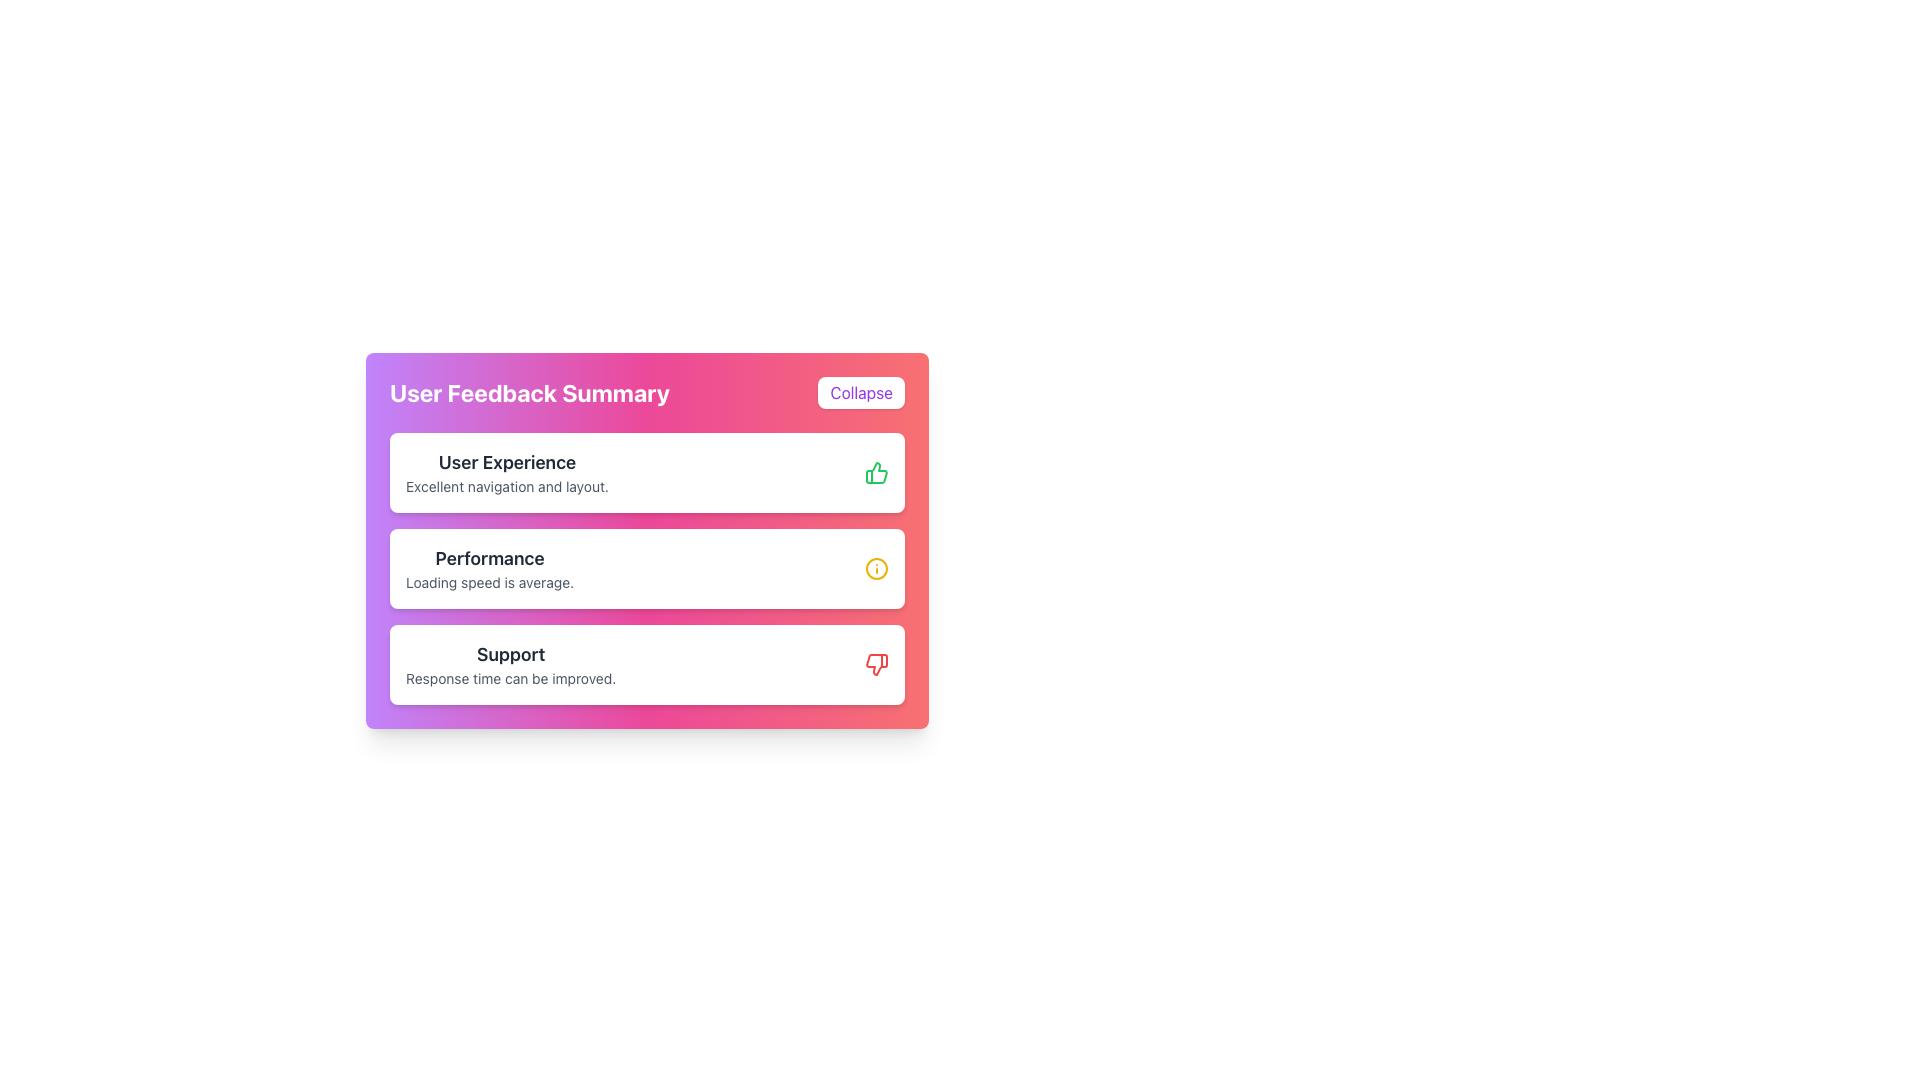  I want to click on the red thumbs-down icon located at the far right of the third row in the feedback list under the 'Support' category, so click(877, 664).